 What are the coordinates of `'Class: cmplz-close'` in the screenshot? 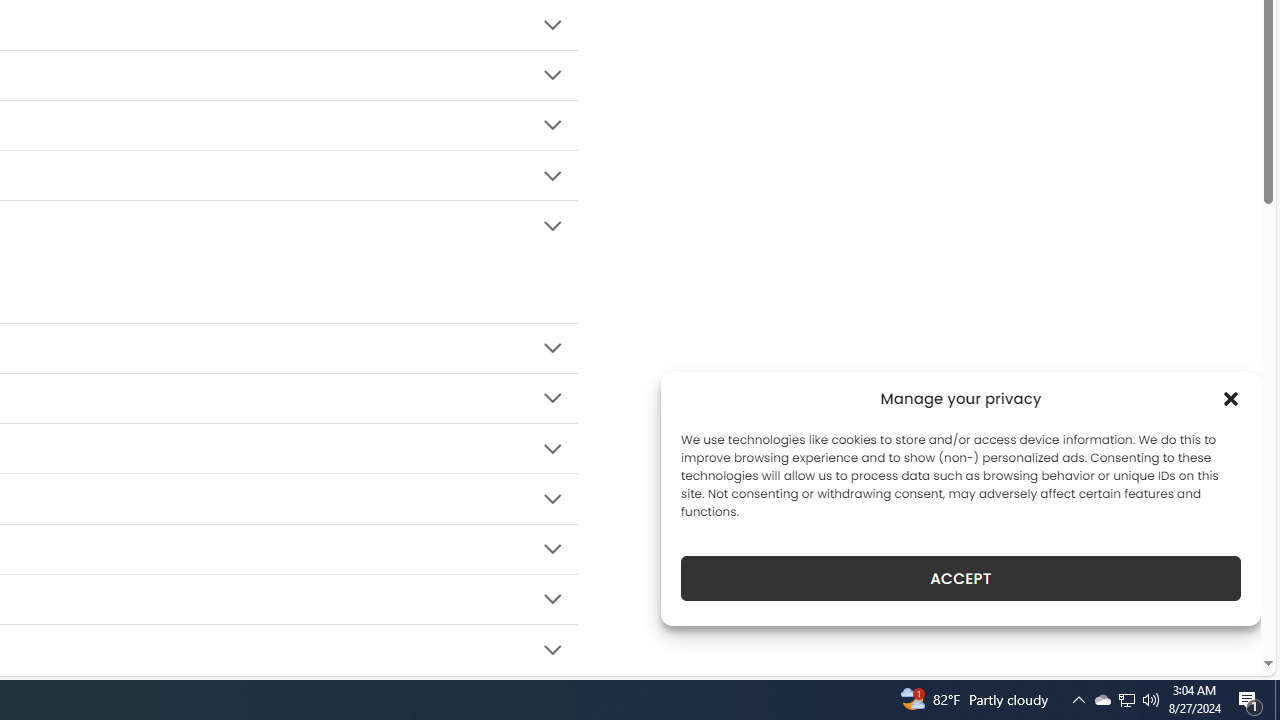 It's located at (1230, 398).